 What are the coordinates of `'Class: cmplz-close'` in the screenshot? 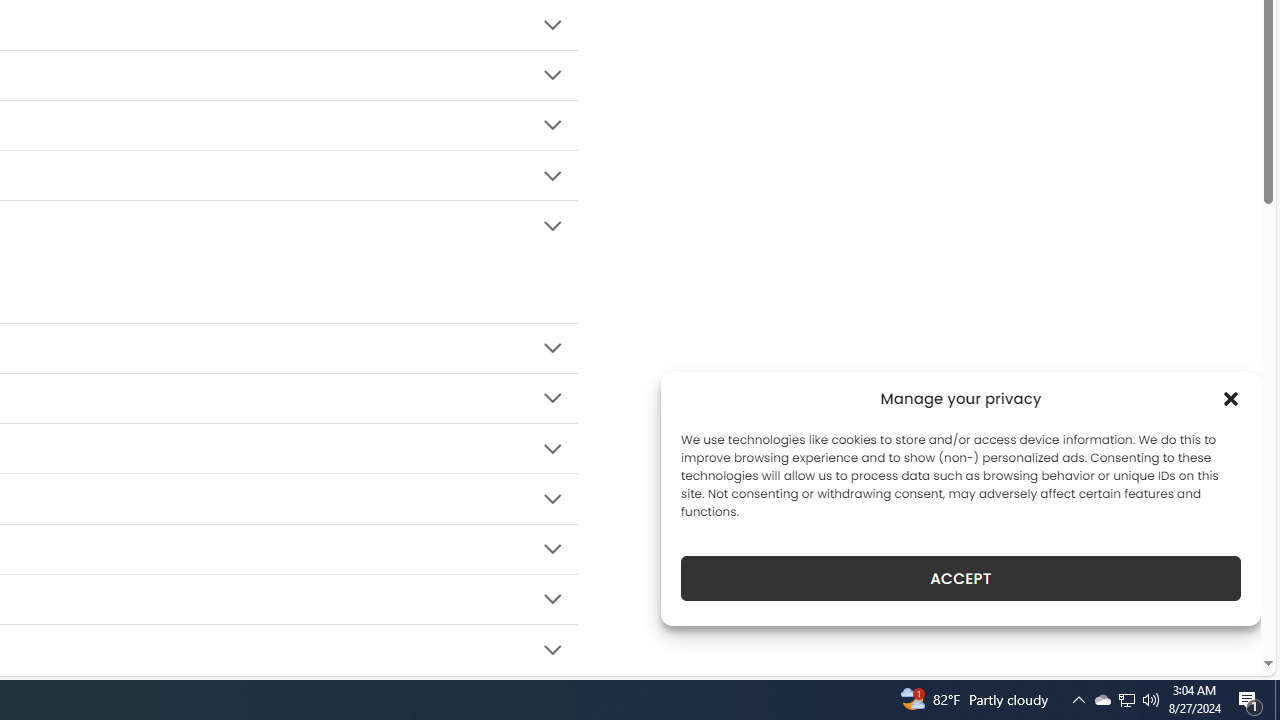 It's located at (1230, 398).